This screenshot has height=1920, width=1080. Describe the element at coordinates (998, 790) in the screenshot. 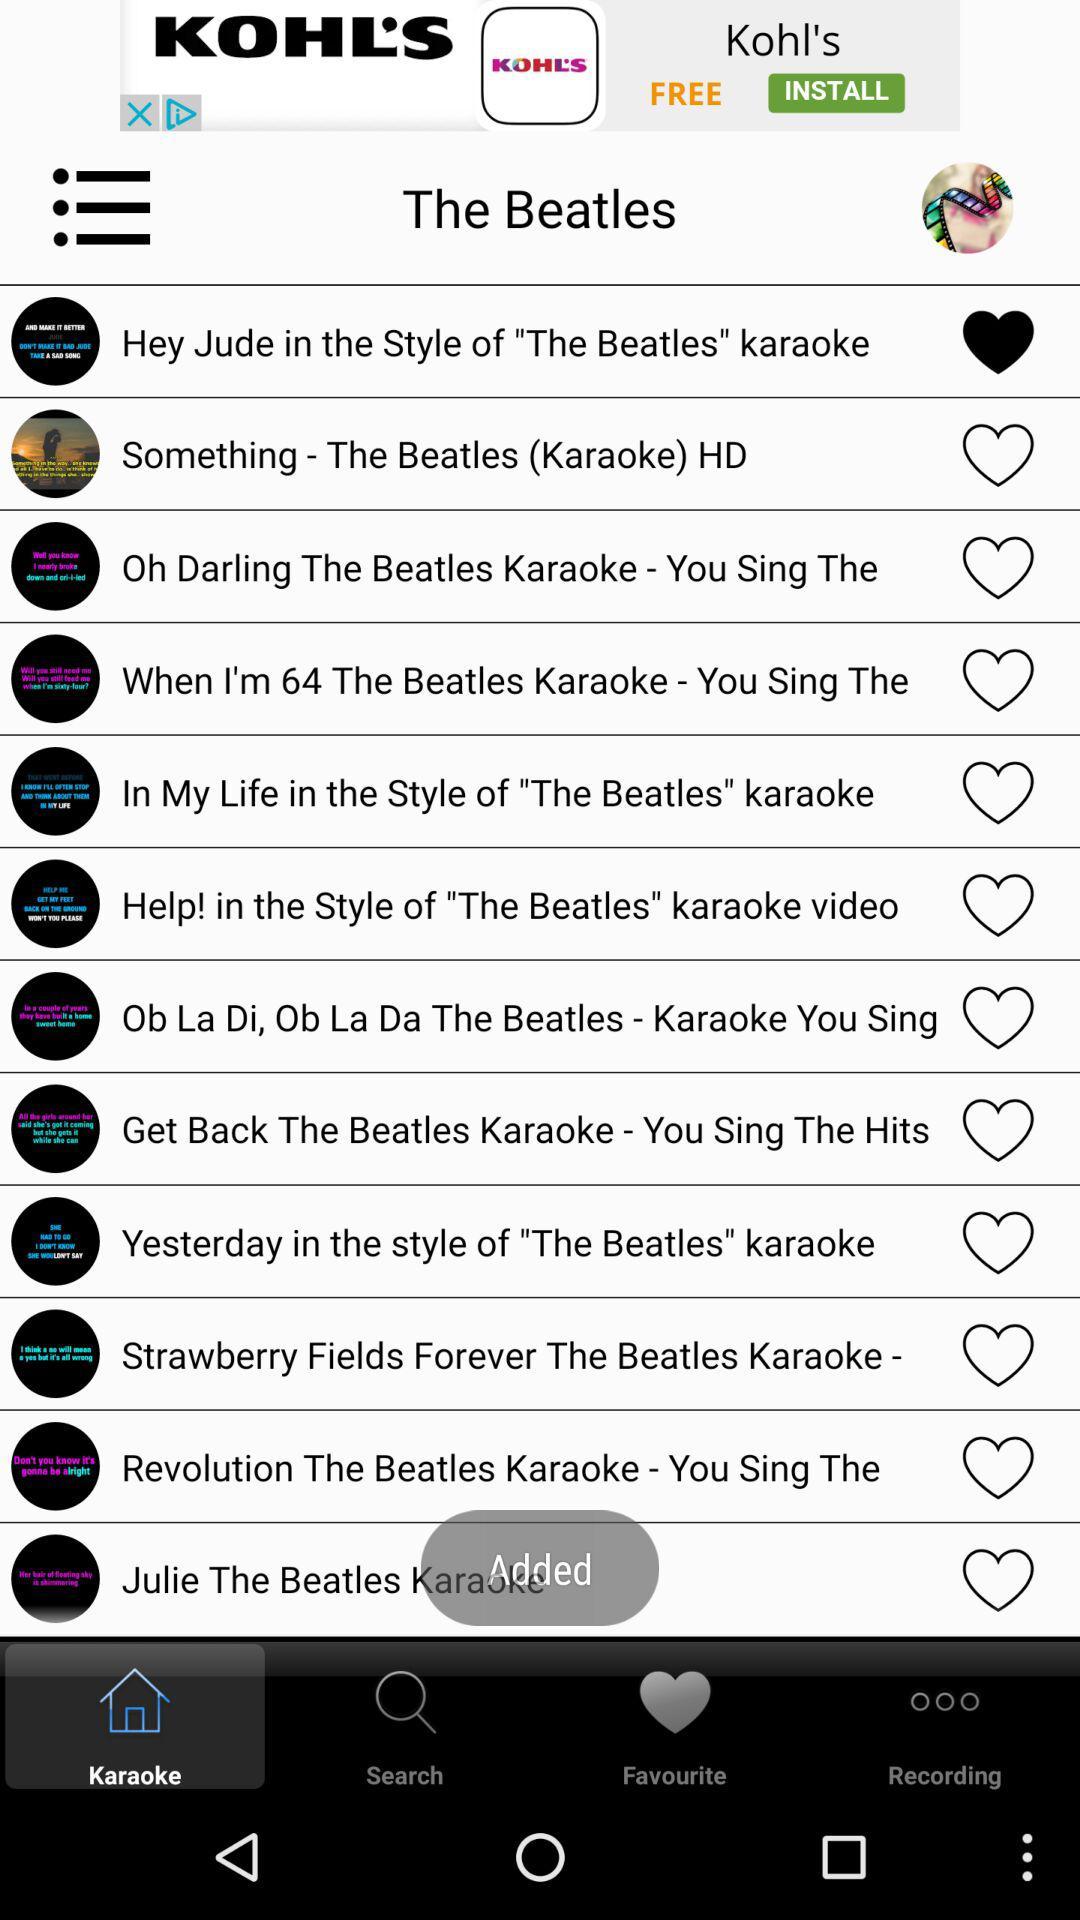

I see `this song to favourite` at that location.